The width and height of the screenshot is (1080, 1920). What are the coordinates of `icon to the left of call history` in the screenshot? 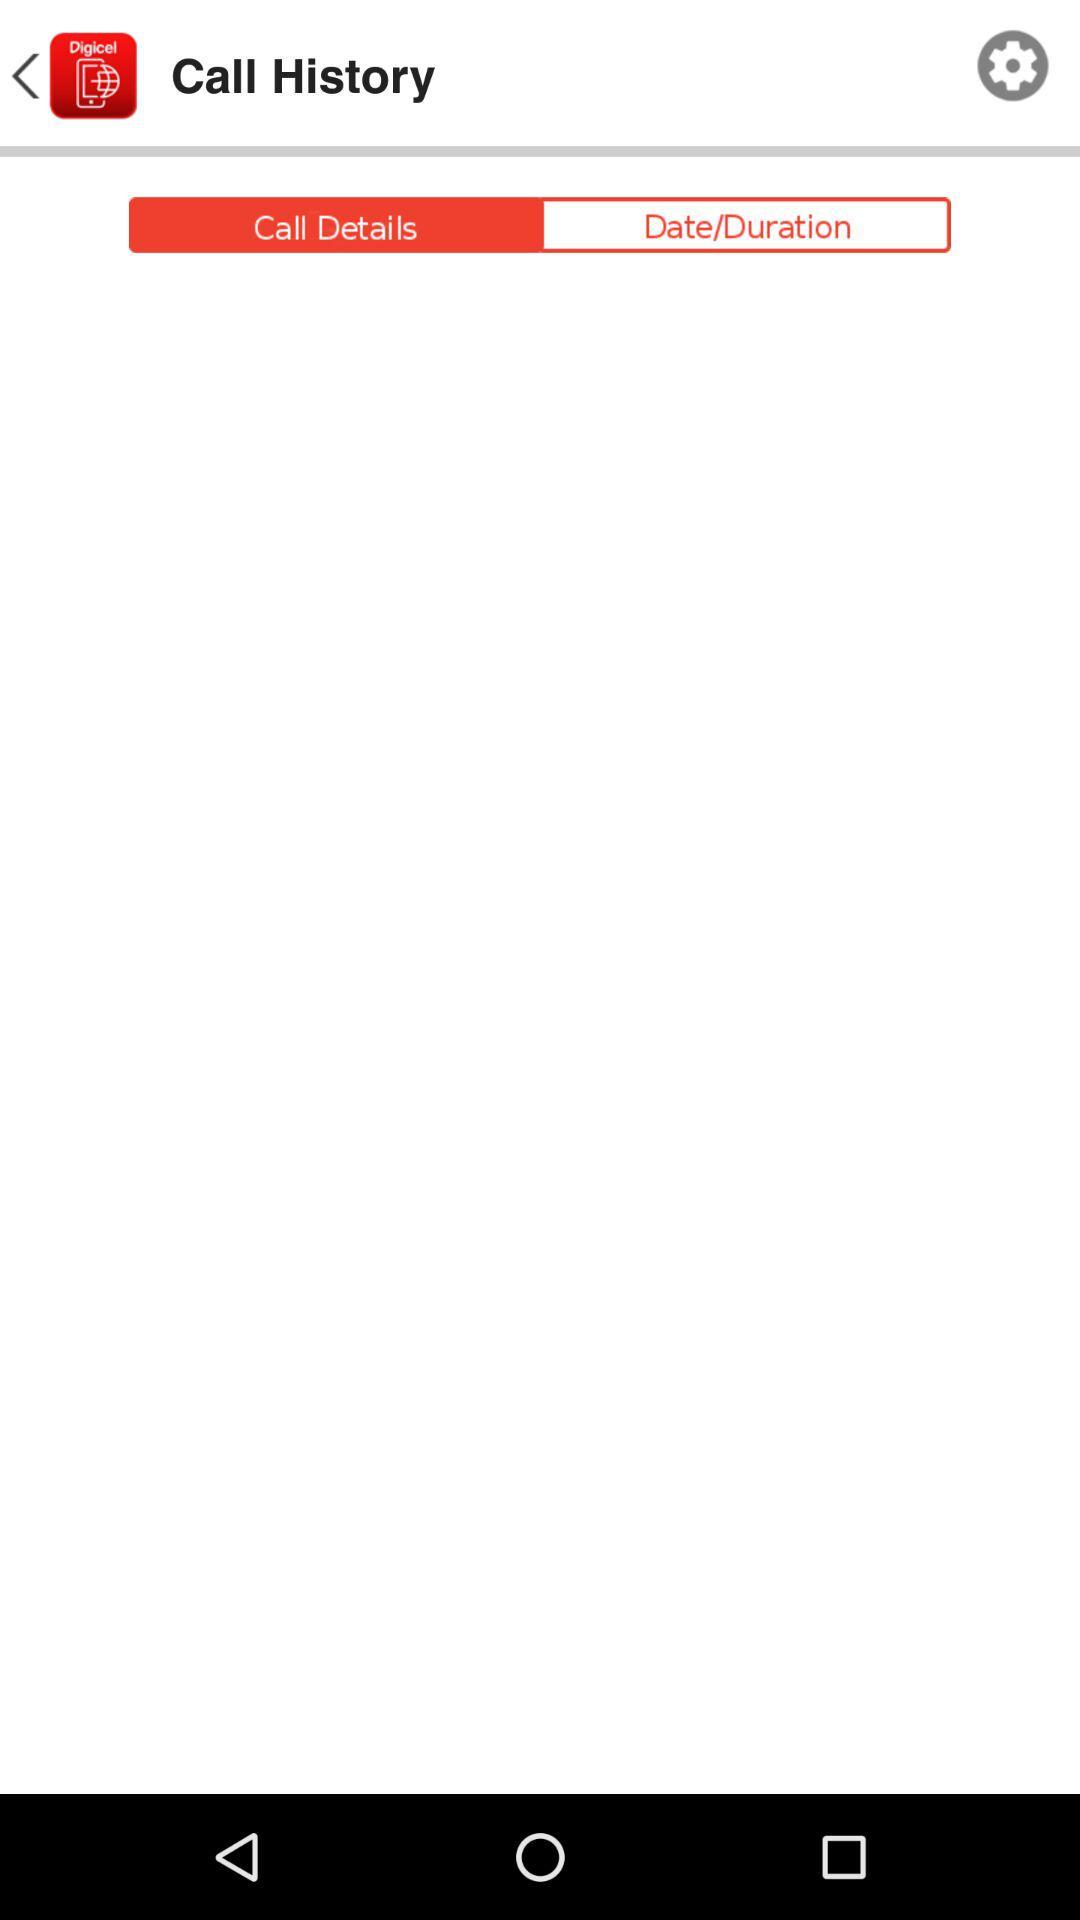 It's located at (71, 76).